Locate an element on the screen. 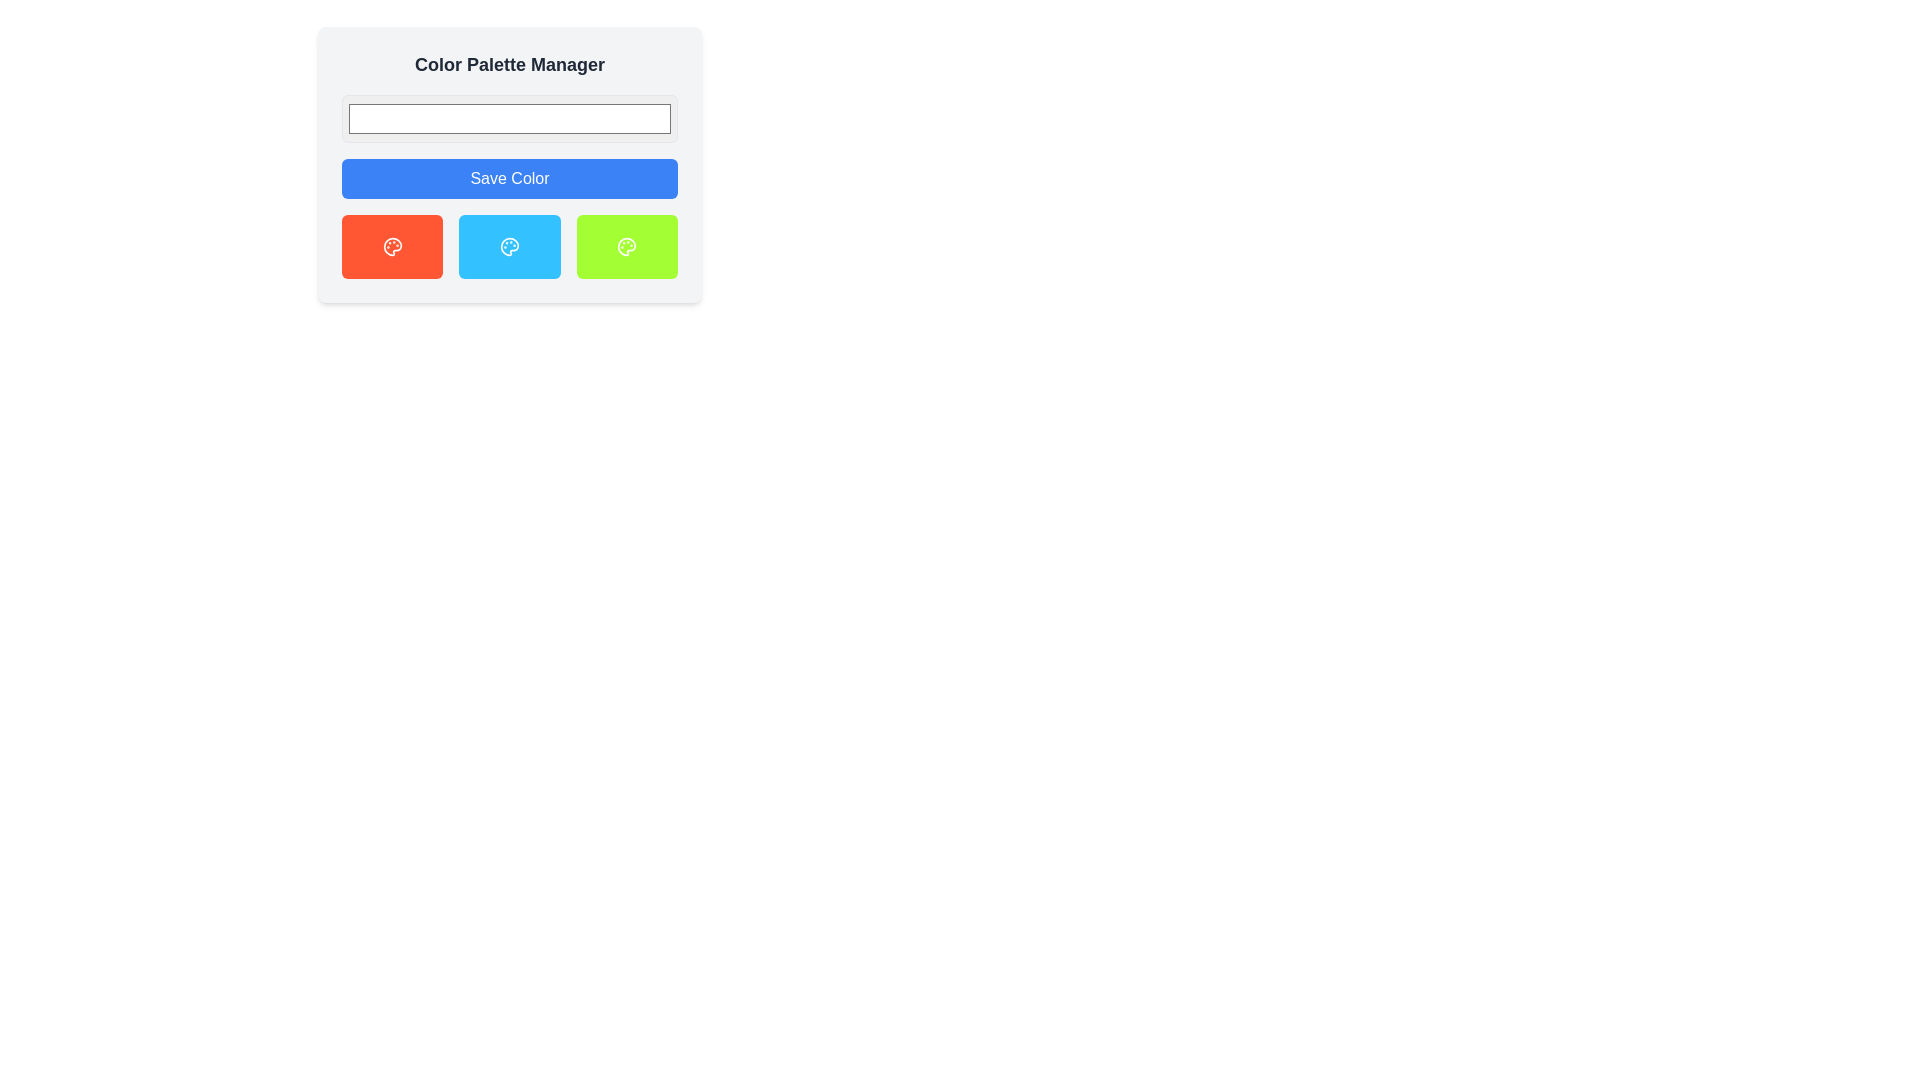  the color management icon-based button located within the blue box, positioned in the middle of three horizontally aligned colored boxes is located at coordinates (509, 245).